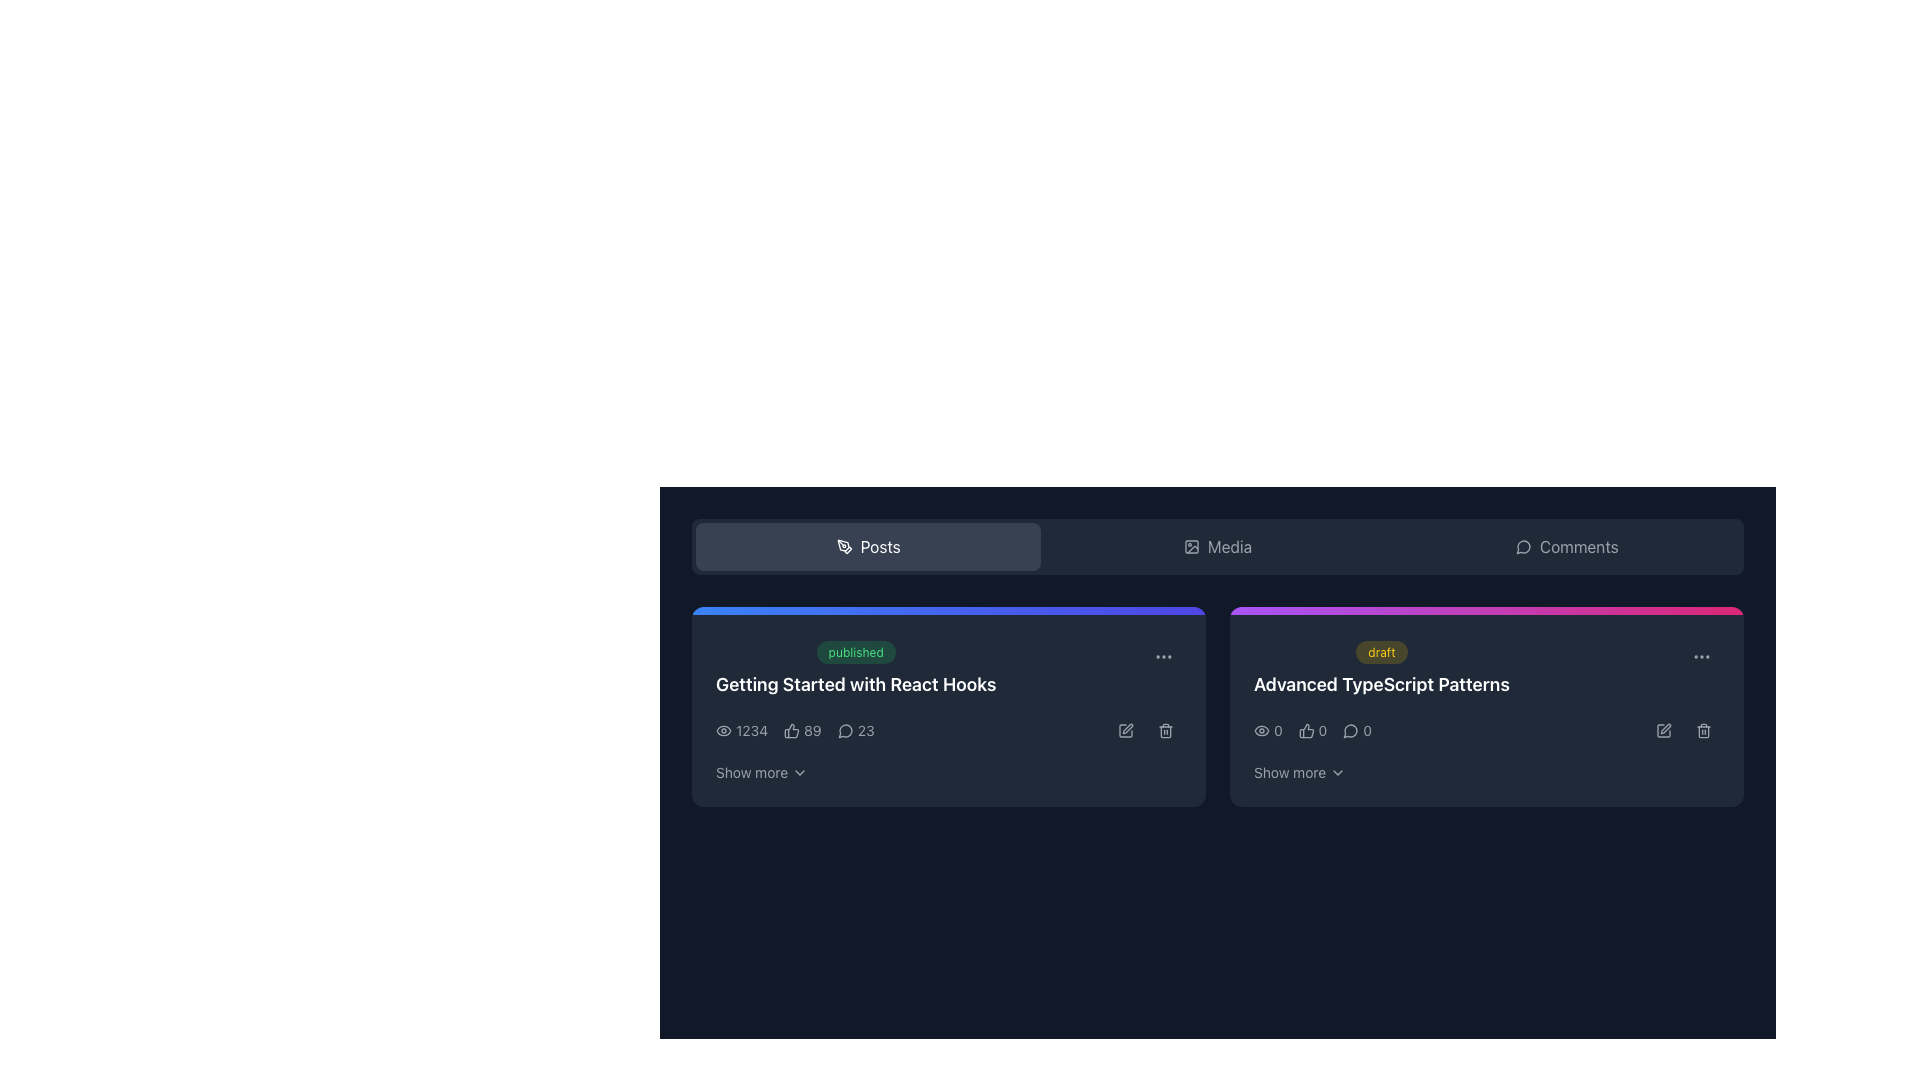 This screenshot has width=1920, height=1080. I want to click on the speech bubble icon indicating zero comments located in the lower section of the second post card on the right side of the interface, so click(1357, 731).